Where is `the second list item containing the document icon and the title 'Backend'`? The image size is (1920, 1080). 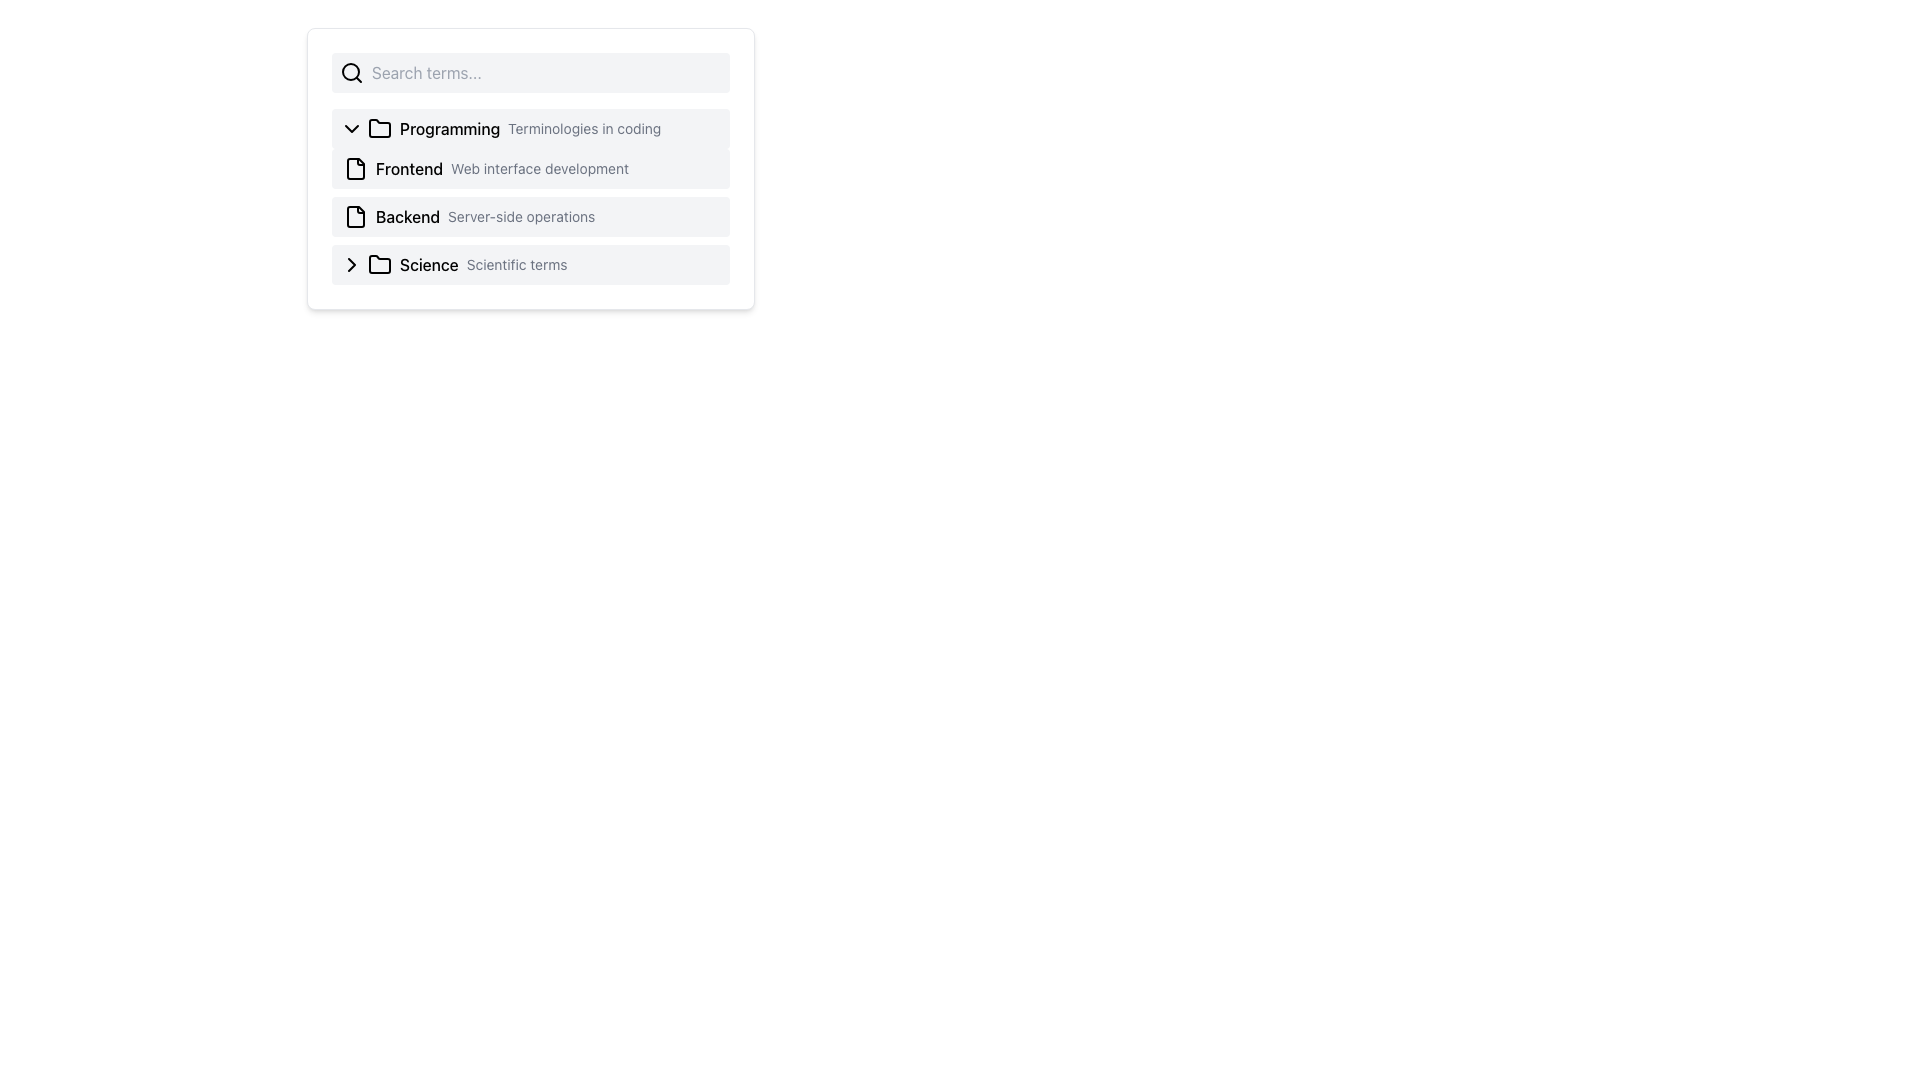 the second list item containing the document icon and the title 'Backend' is located at coordinates (531, 216).